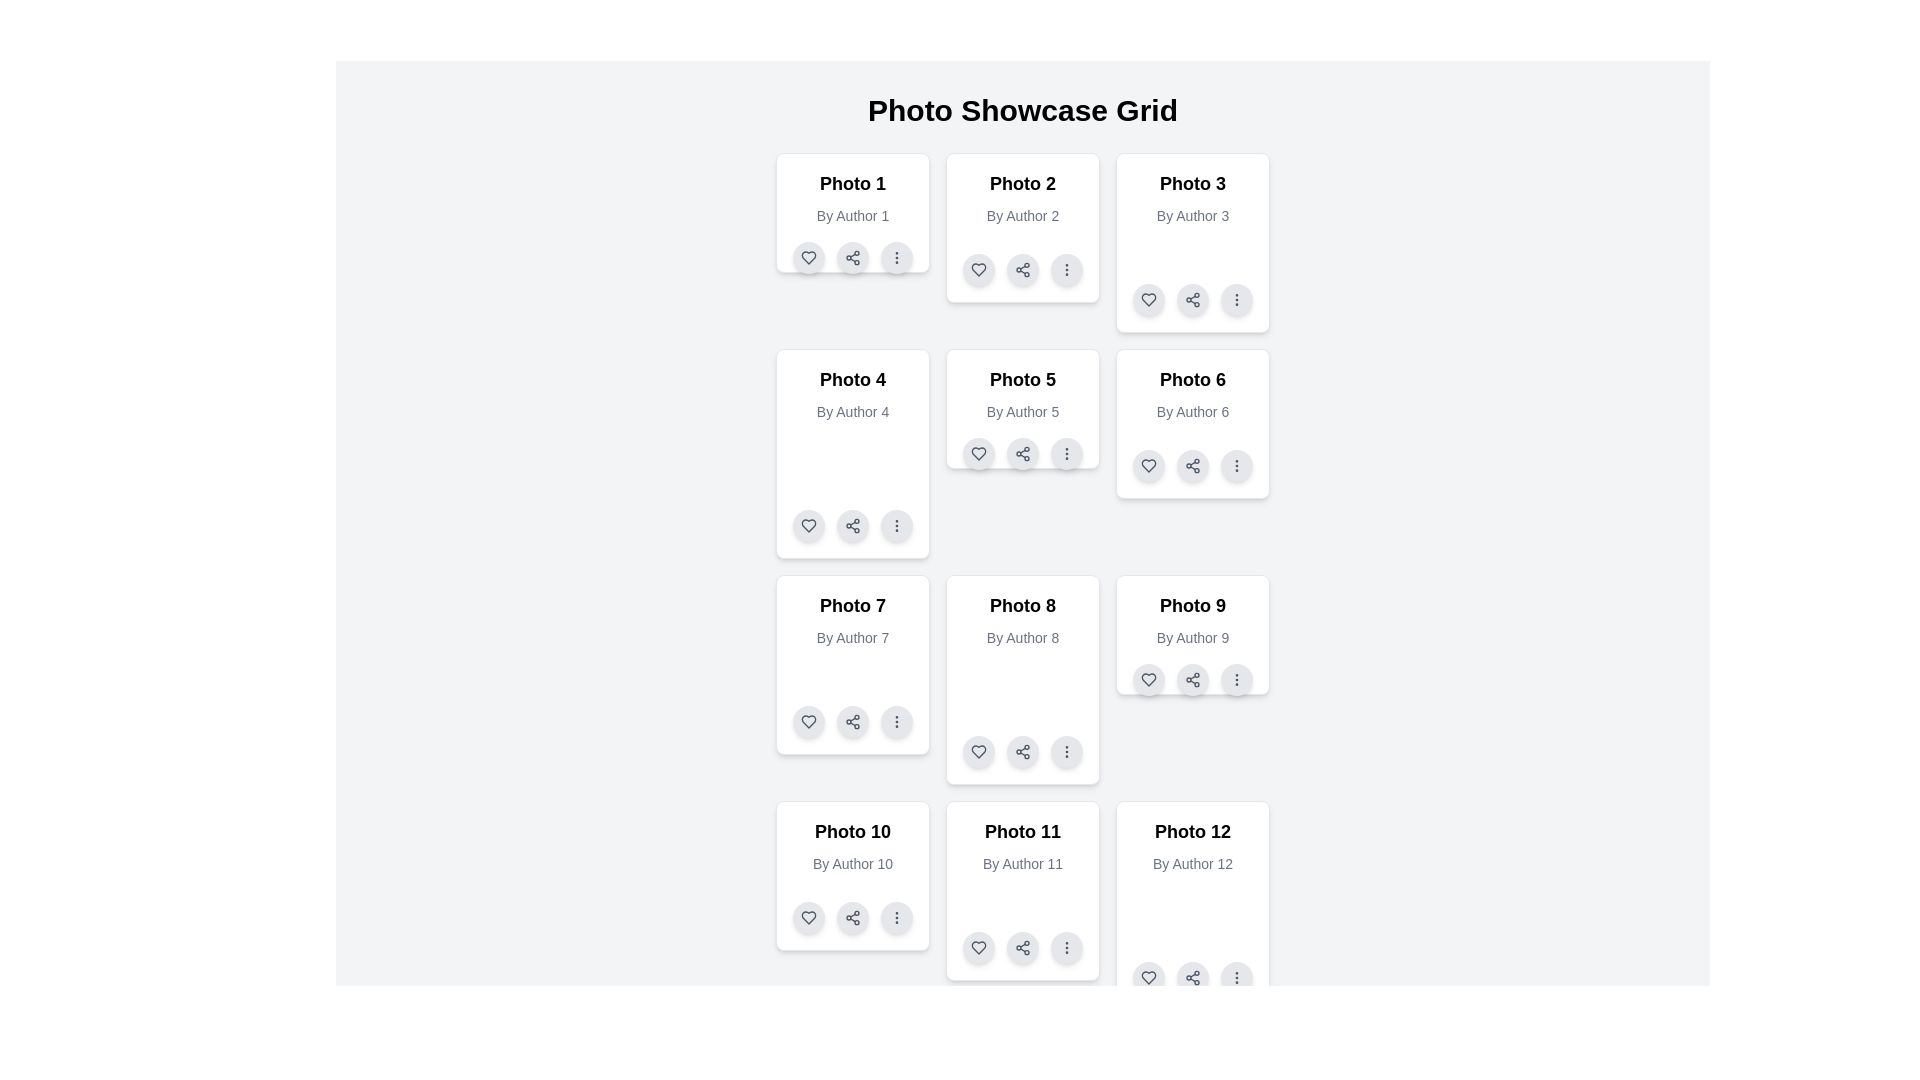 This screenshot has height=1080, width=1920. I want to click on label 'Photo 2' located in the second card of a 3x4 grid layout, centered above the smaller text 'By Author 2', so click(1022, 184).